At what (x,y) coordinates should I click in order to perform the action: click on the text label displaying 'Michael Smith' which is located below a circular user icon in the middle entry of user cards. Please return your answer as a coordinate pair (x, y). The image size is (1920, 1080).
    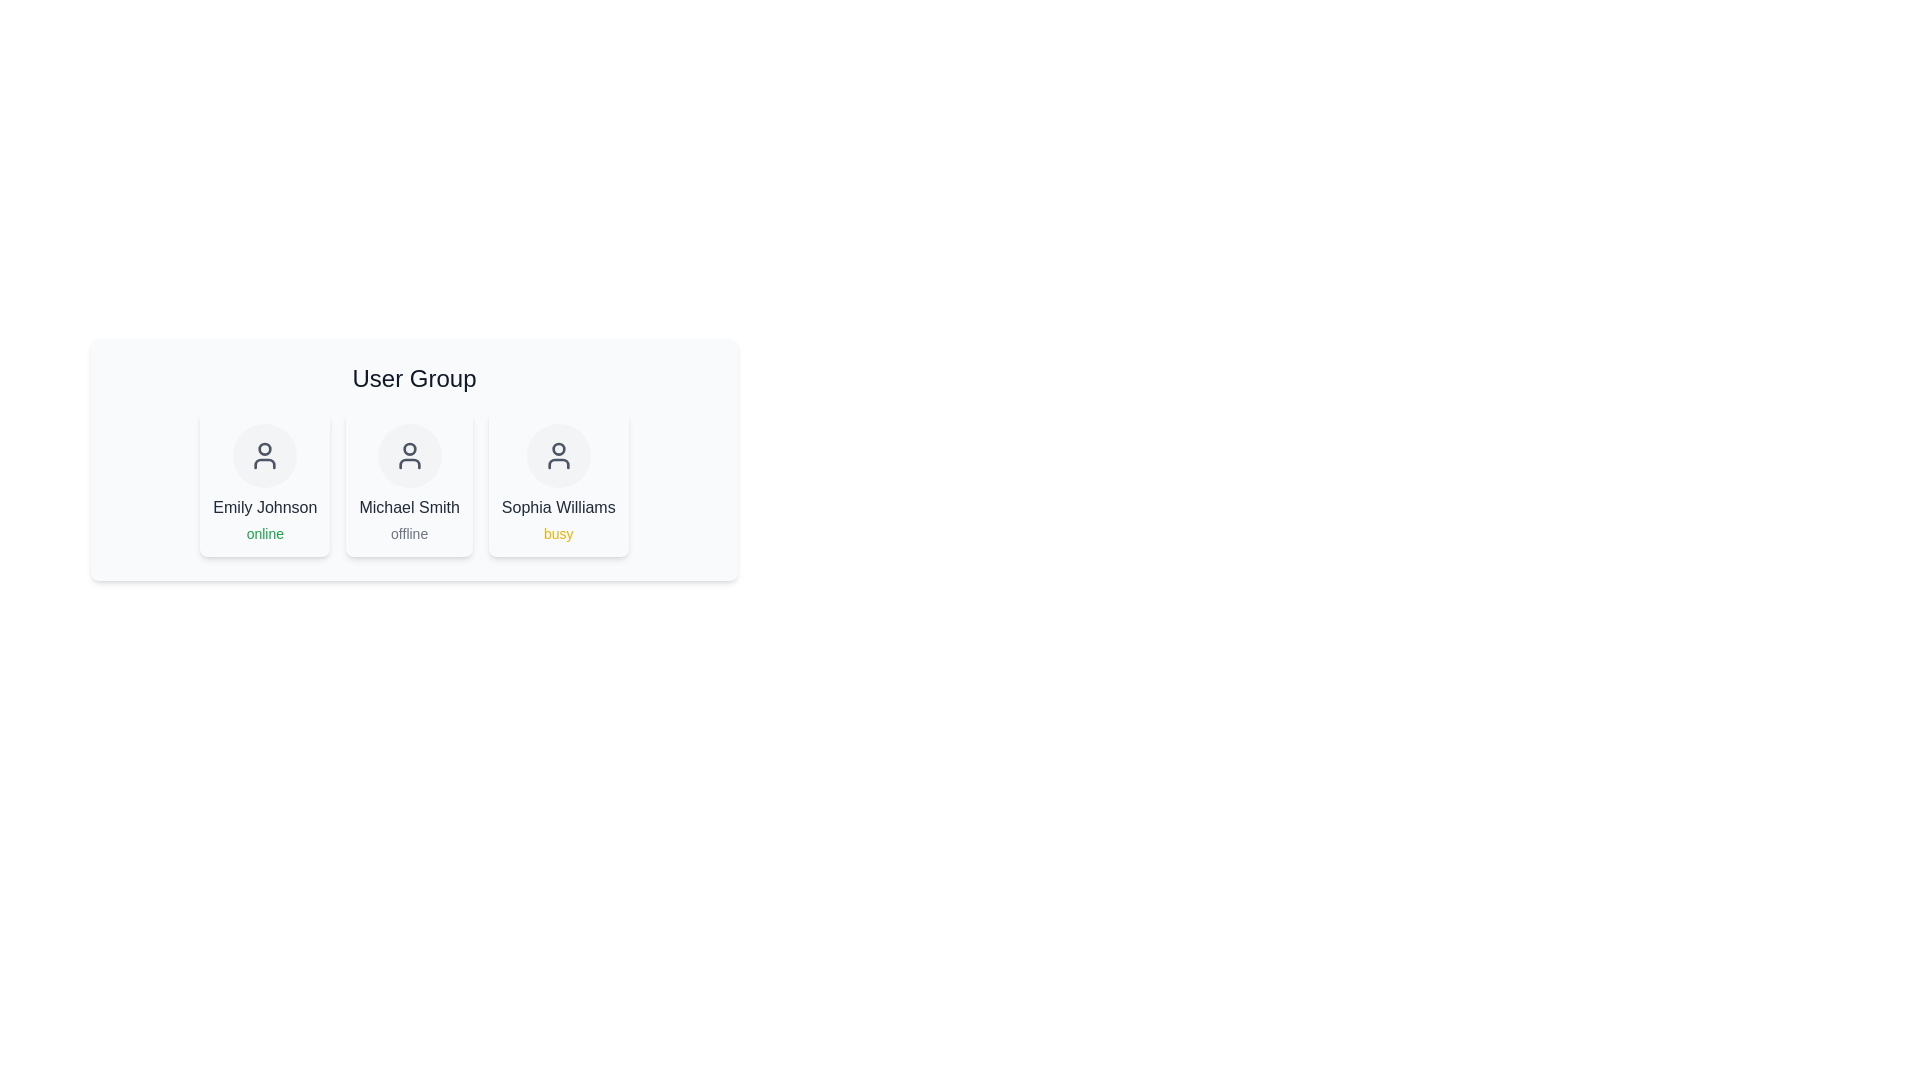
    Looking at the image, I should click on (408, 507).